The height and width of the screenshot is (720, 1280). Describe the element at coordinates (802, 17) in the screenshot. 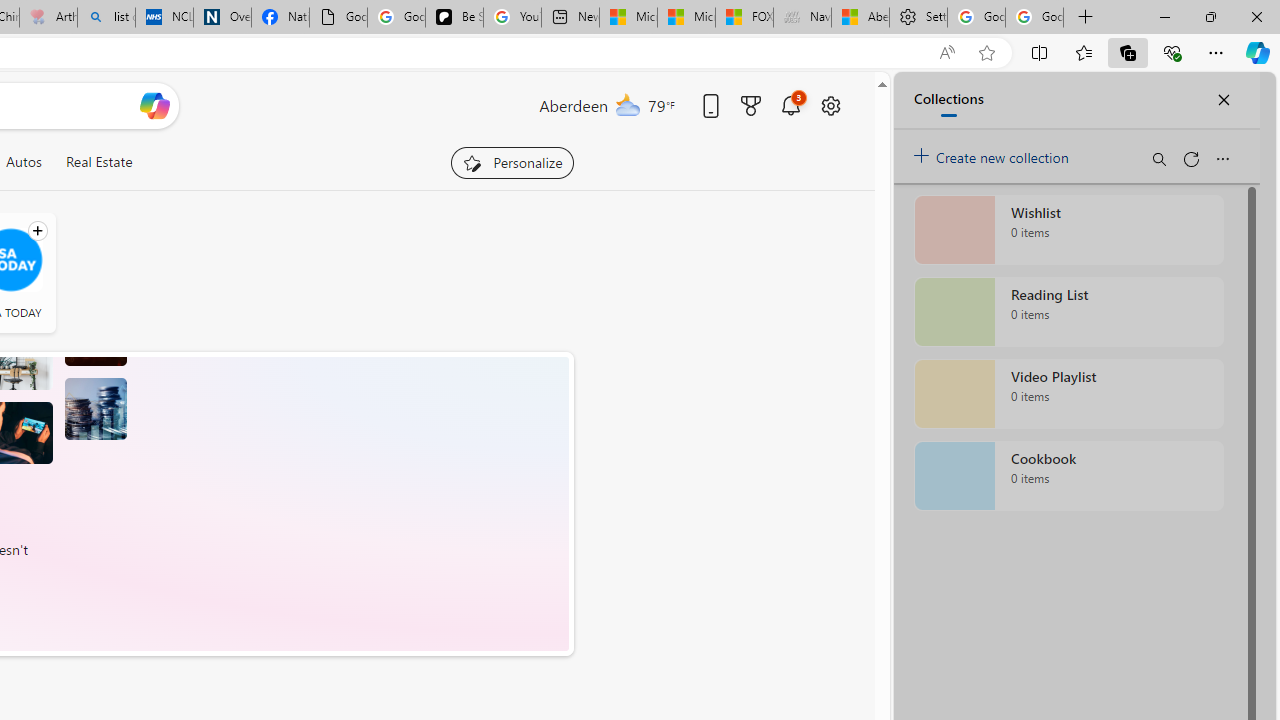

I see `'Navy Quest'` at that location.